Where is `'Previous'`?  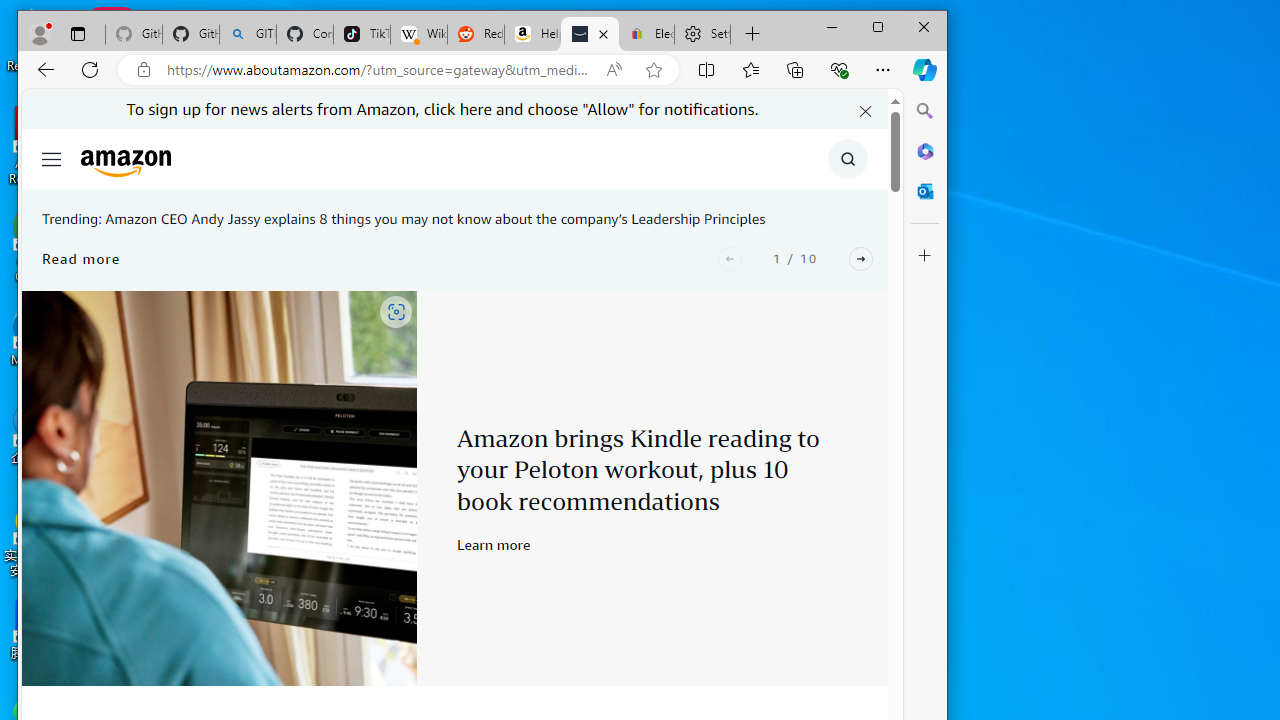 'Previous' is located at coordinates (729, 257).